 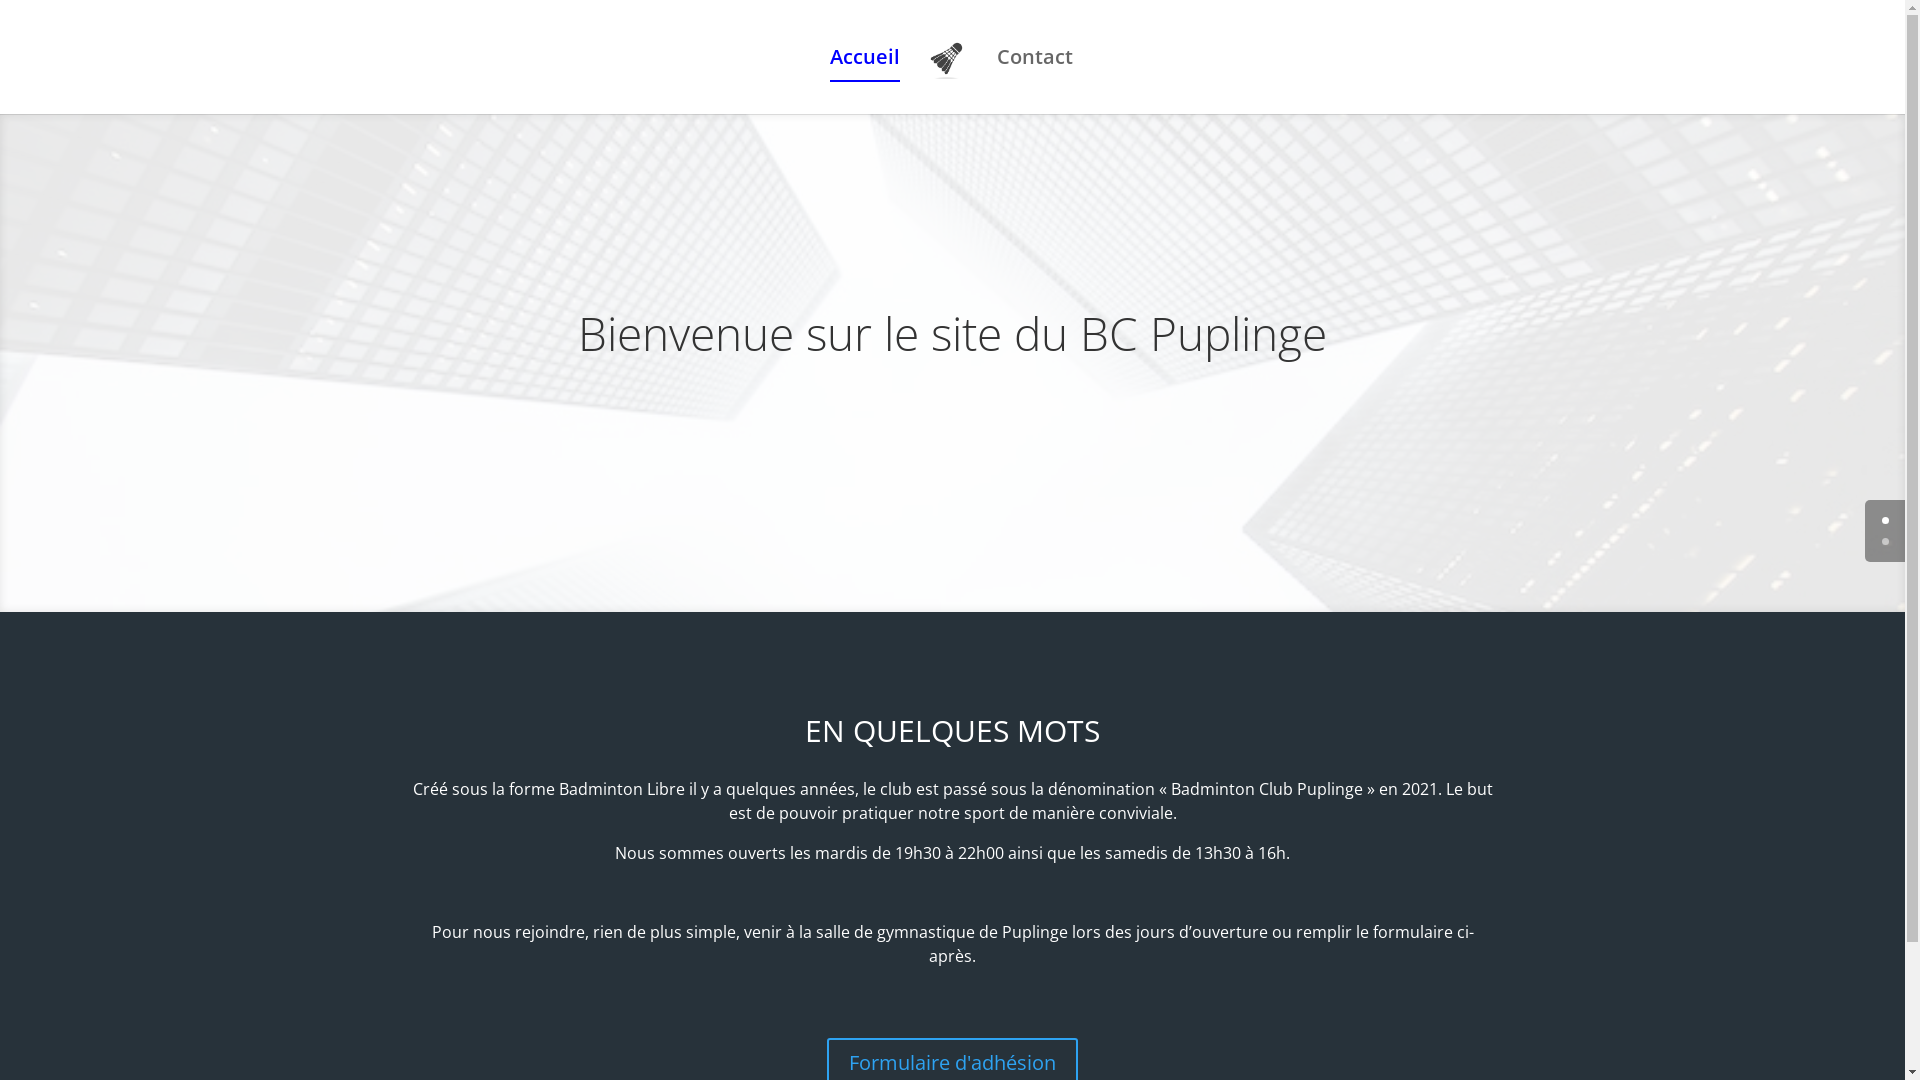 What do you see at coordinates (864, 80) in the screenshot?
I see `'Accueil'` at bounding box center [864, 80].